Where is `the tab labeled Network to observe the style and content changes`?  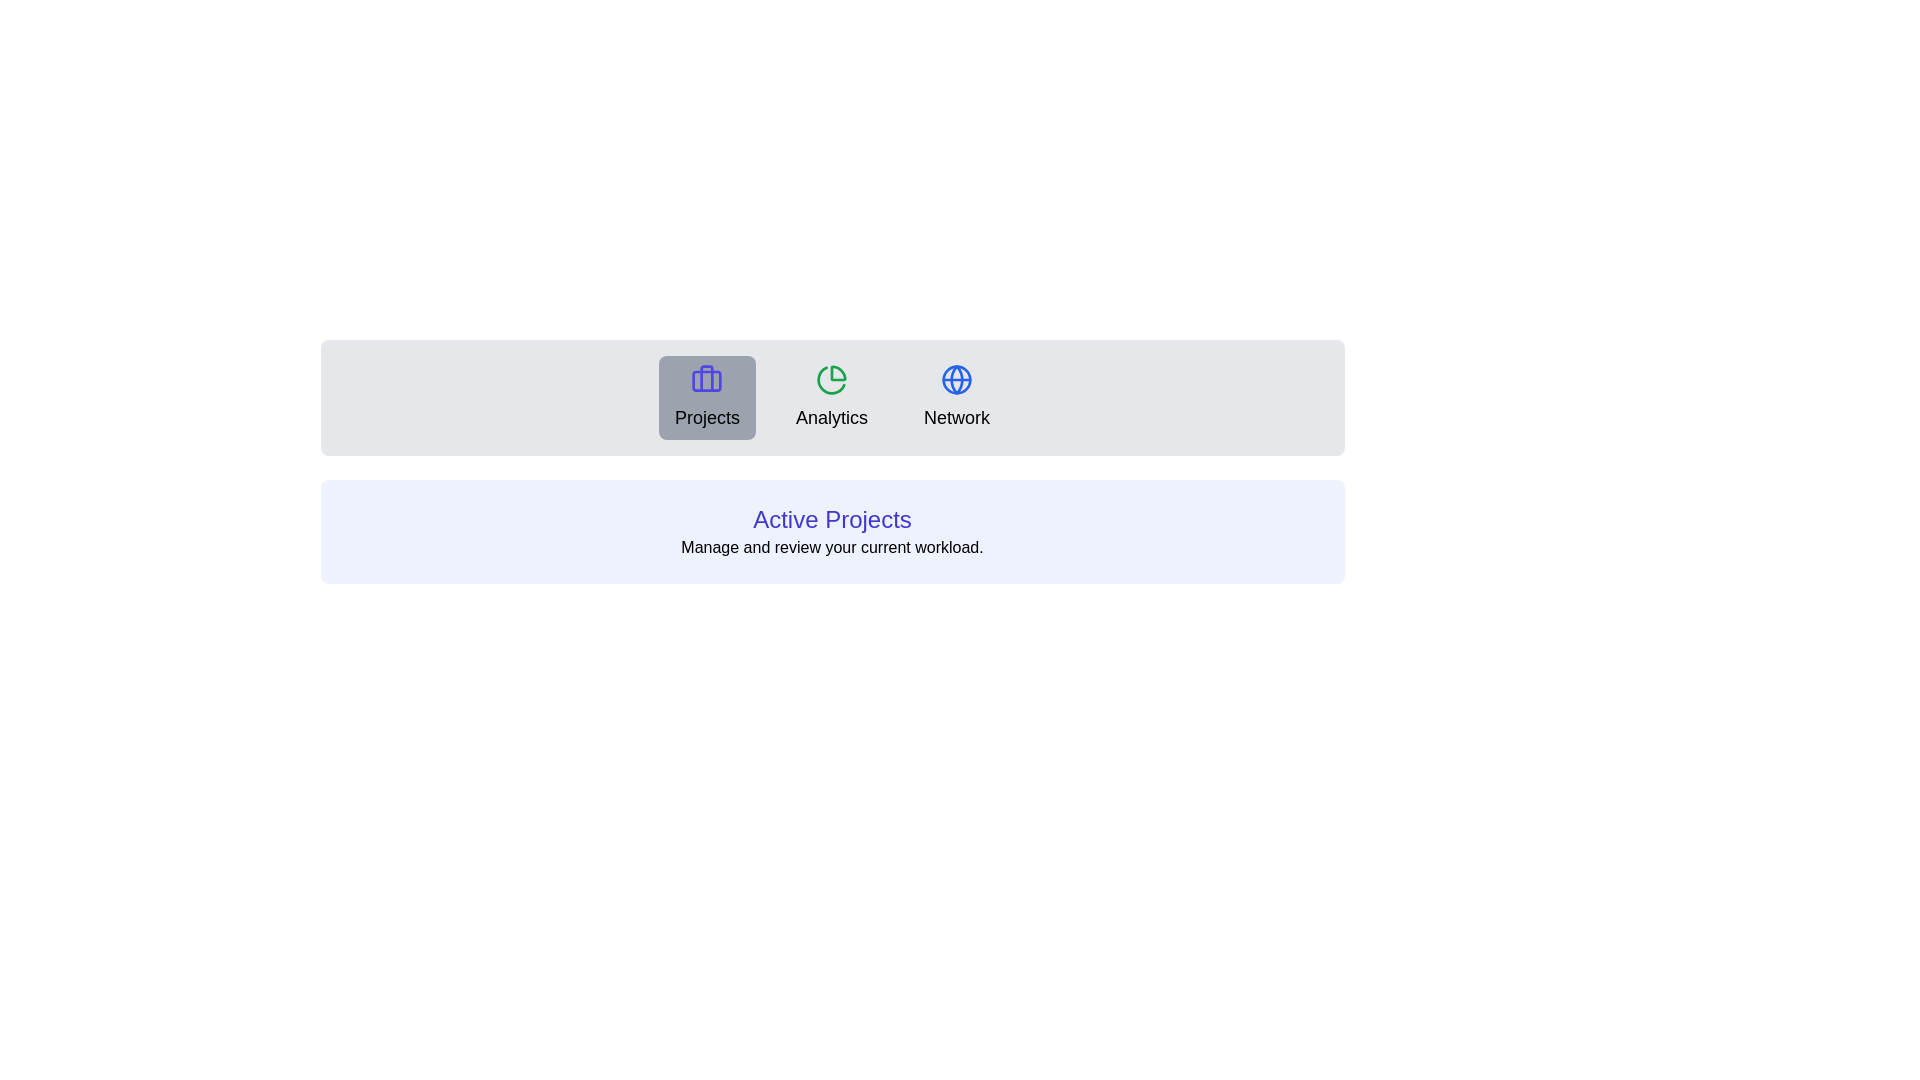 the tab labeled Network to observe the style and content changes is located at coordinates (955, 397).